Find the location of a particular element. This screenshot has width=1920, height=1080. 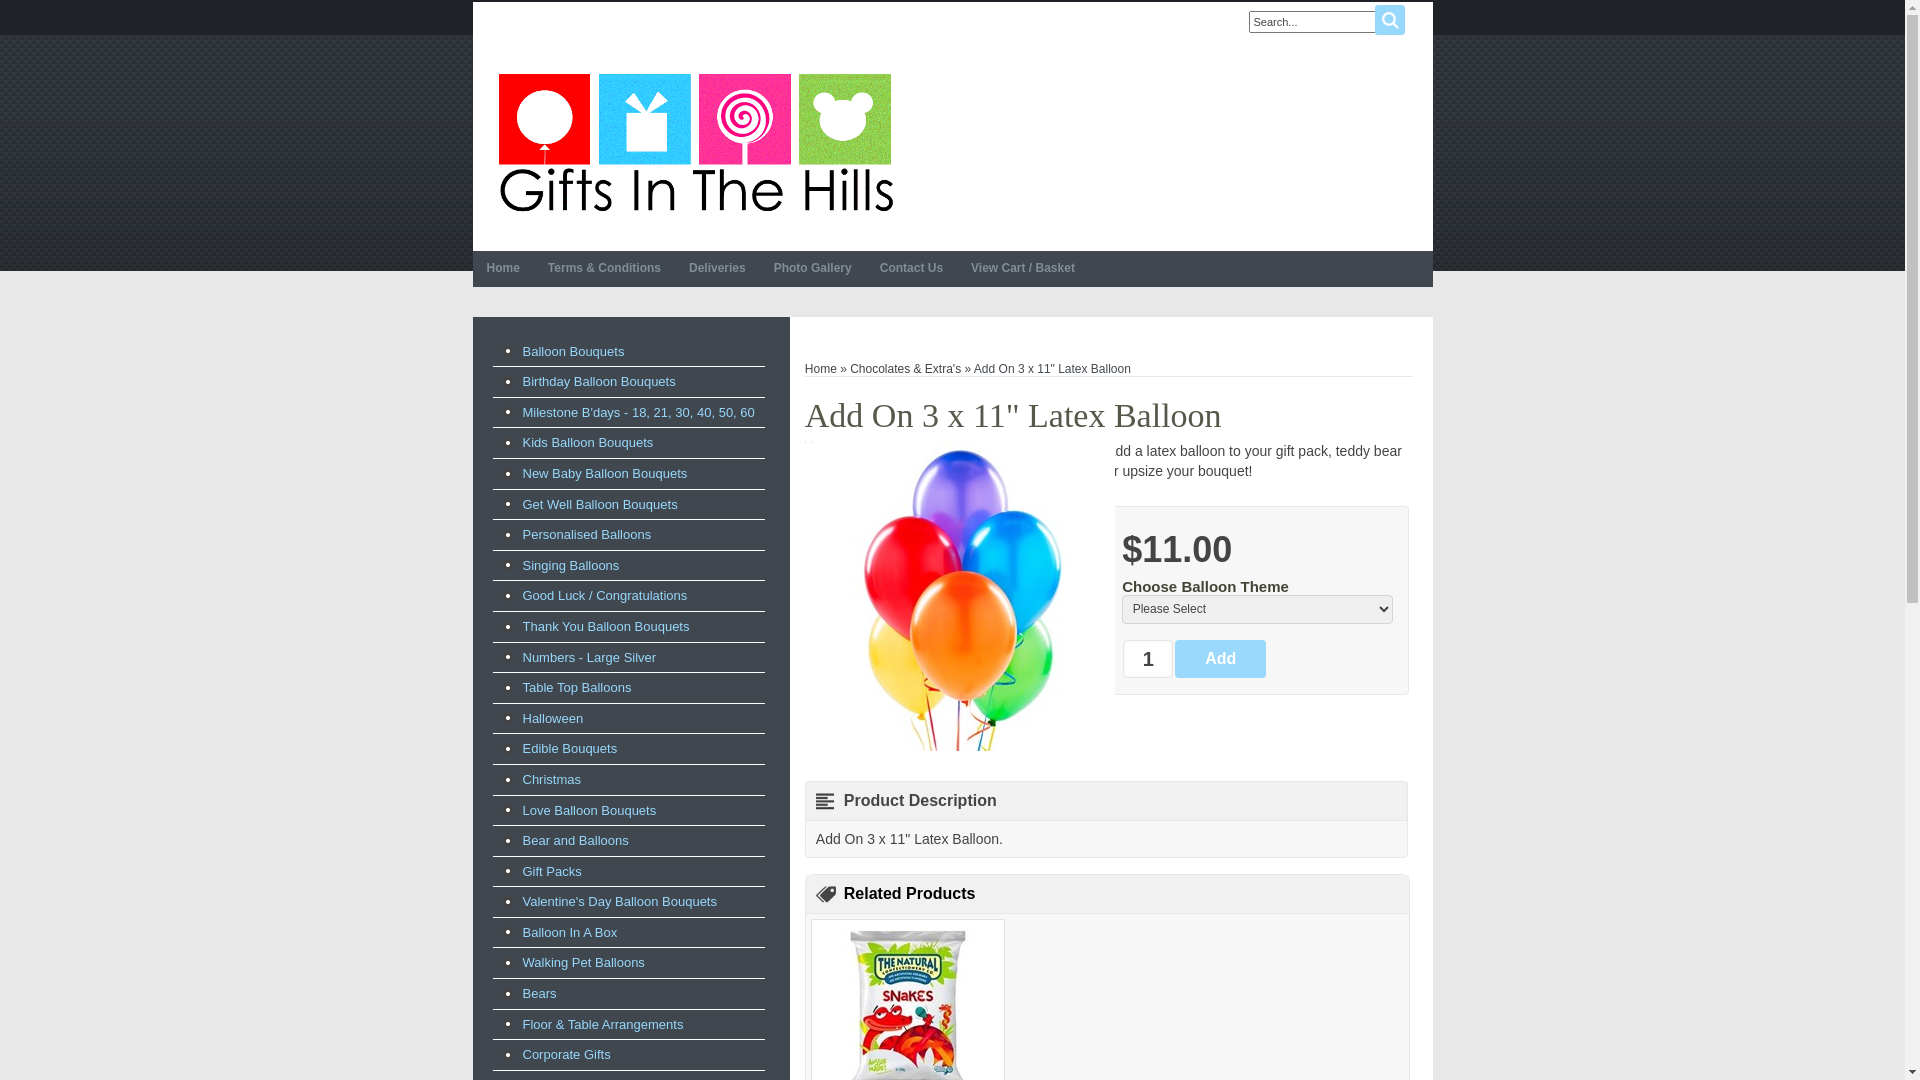

'Kids Balloon Bouquets' is located at coordinates (627, 442).